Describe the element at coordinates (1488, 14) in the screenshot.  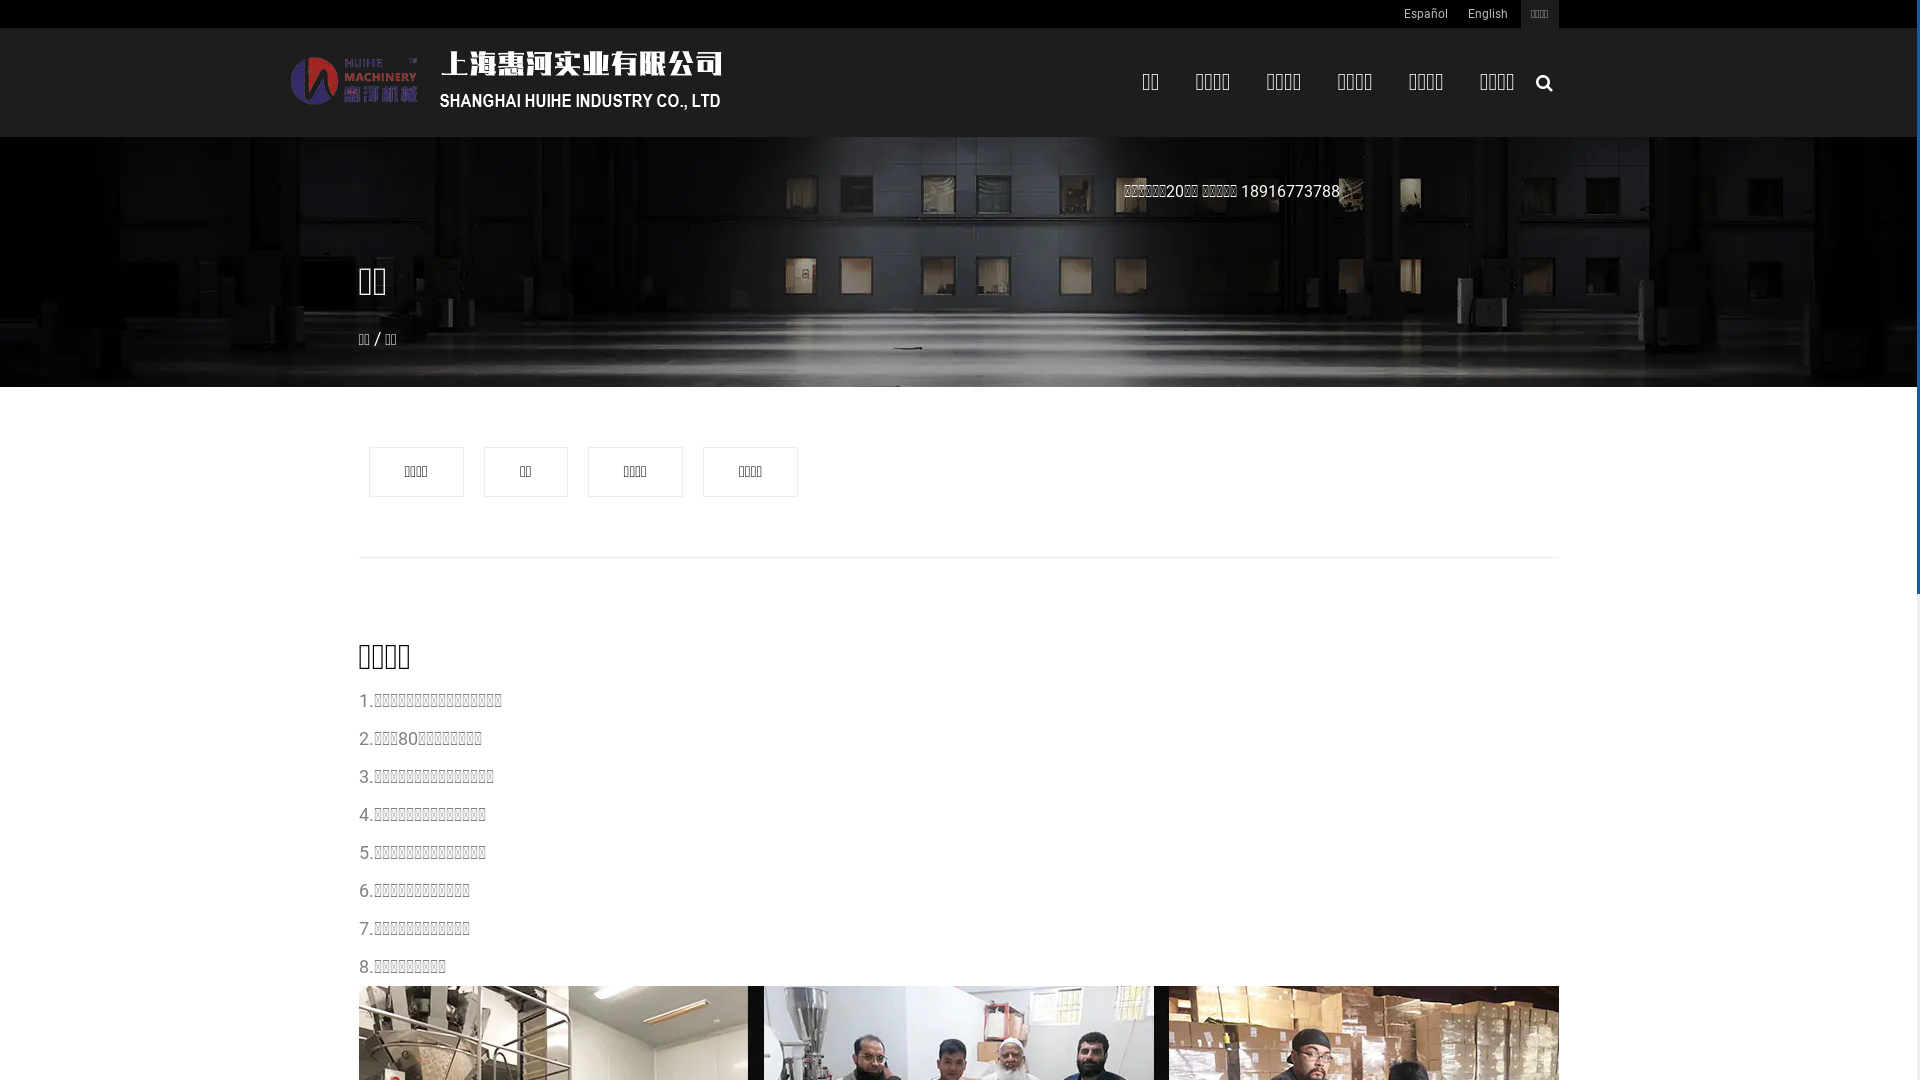
I see `'English'` at that location.